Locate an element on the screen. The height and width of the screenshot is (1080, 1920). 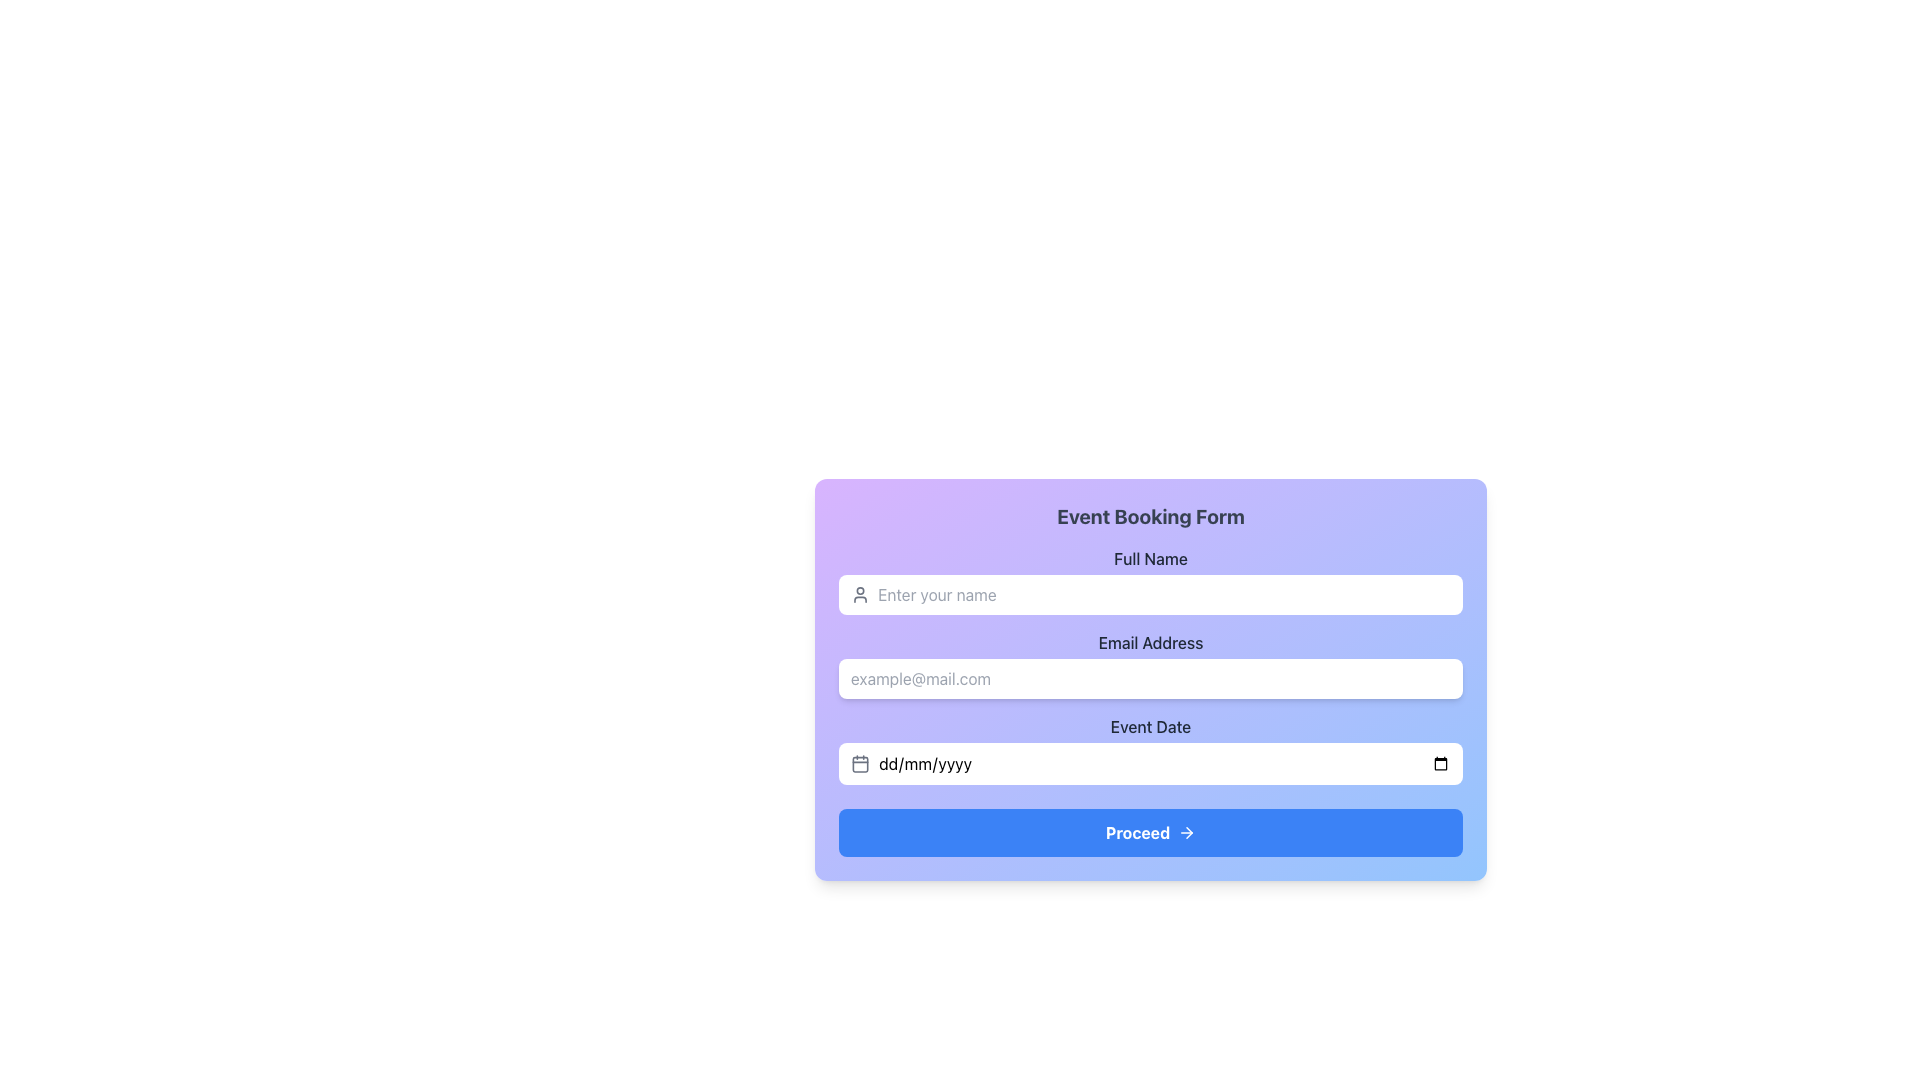
the 'Full Name' text label, which is styled with a bold, medium-sized font and is placed inside a rectangular box with a soft purple and blue gradient background is located at coordinates (1151, 559).